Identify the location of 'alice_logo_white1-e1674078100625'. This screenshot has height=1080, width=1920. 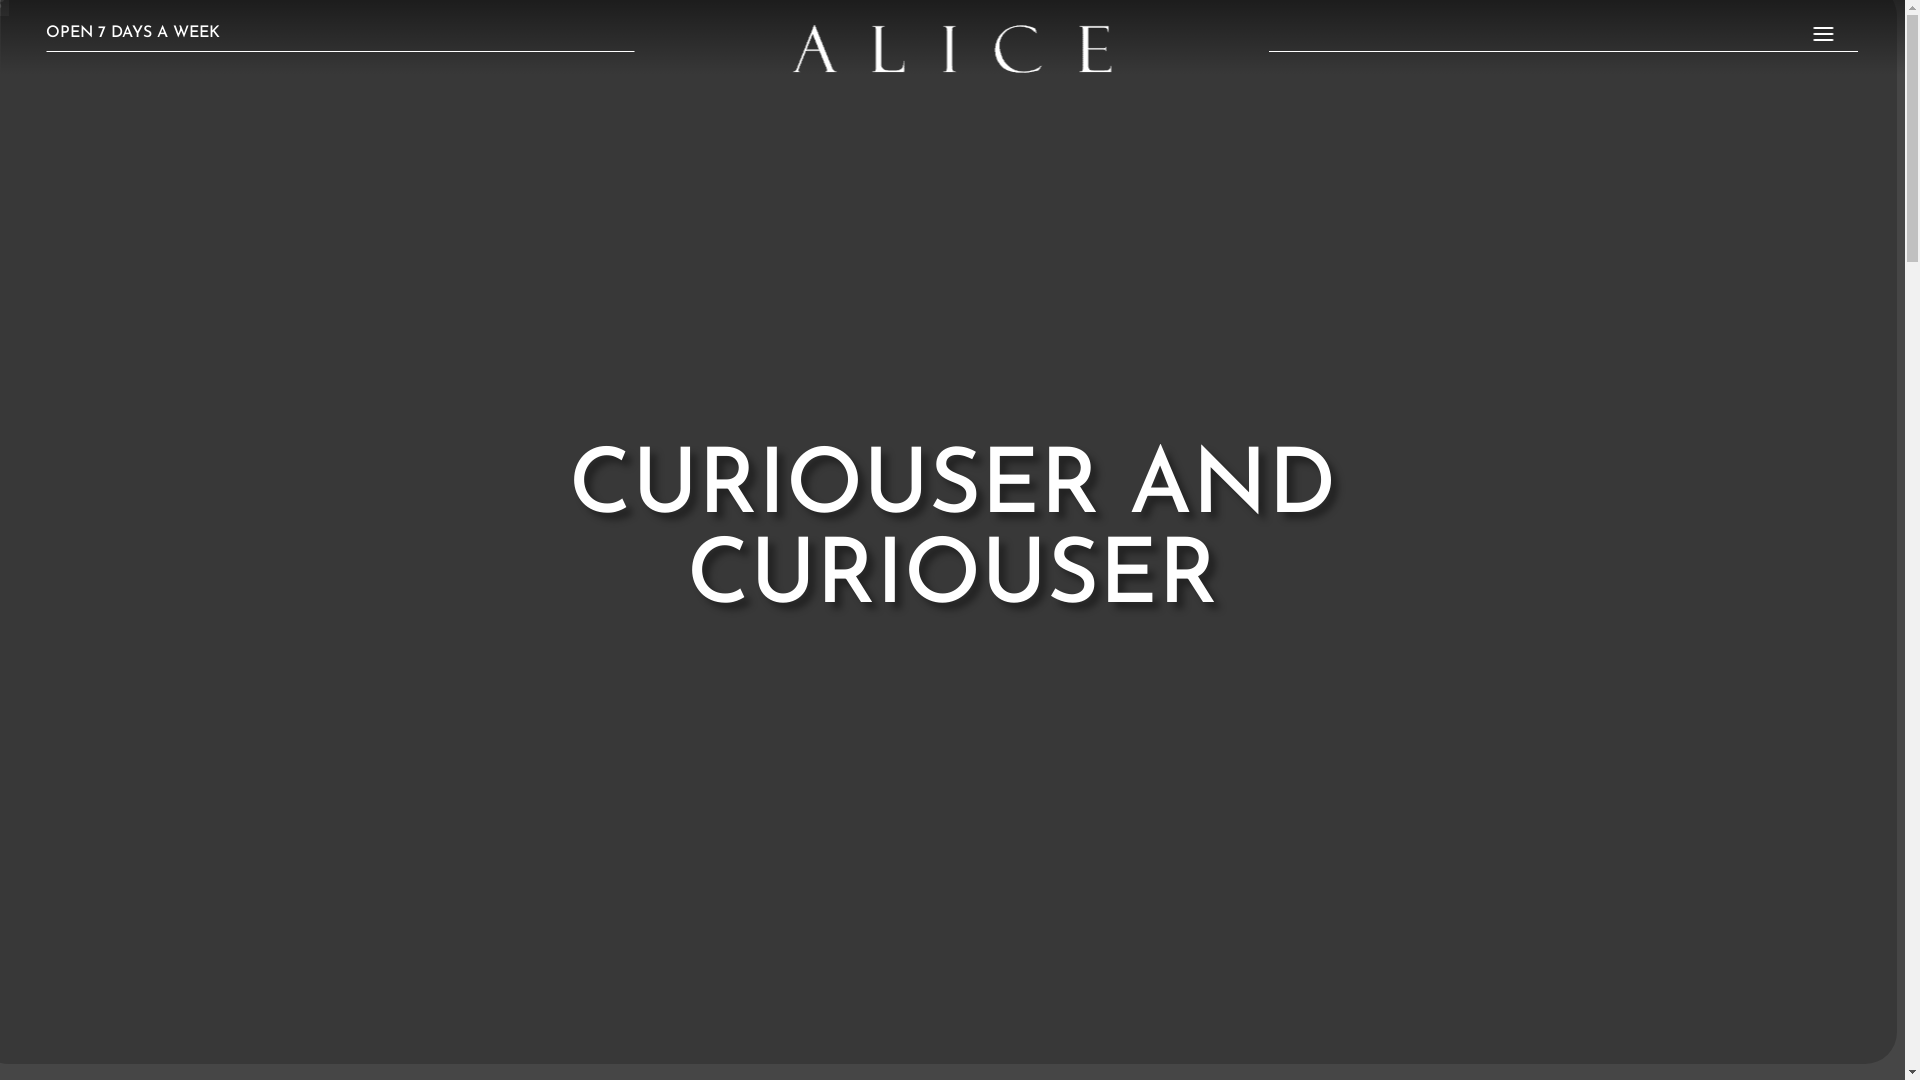
(951, 48).